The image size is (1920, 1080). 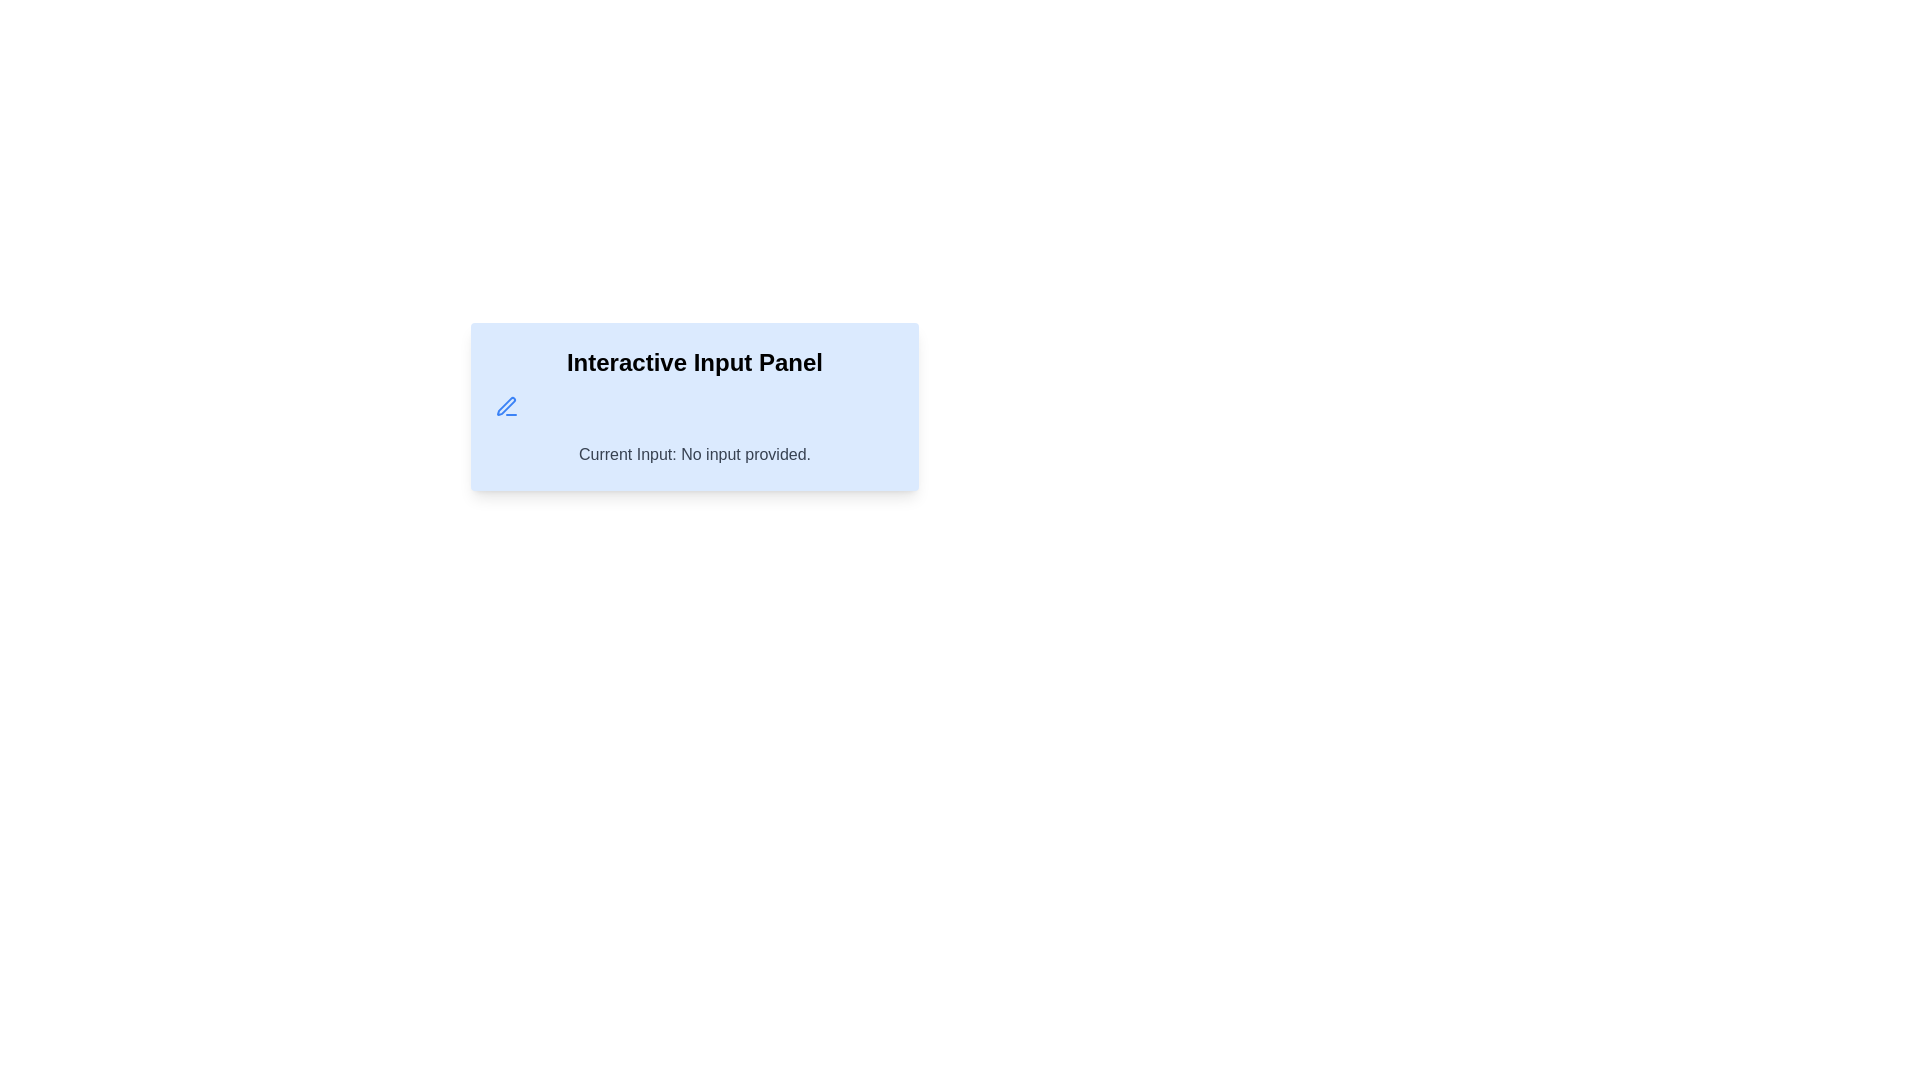 I want to click on the prominently displayed header text 'Interactive Input Panel' which is styled in a large, bold font and centered within a light blue background, so click(x=695, y=362).